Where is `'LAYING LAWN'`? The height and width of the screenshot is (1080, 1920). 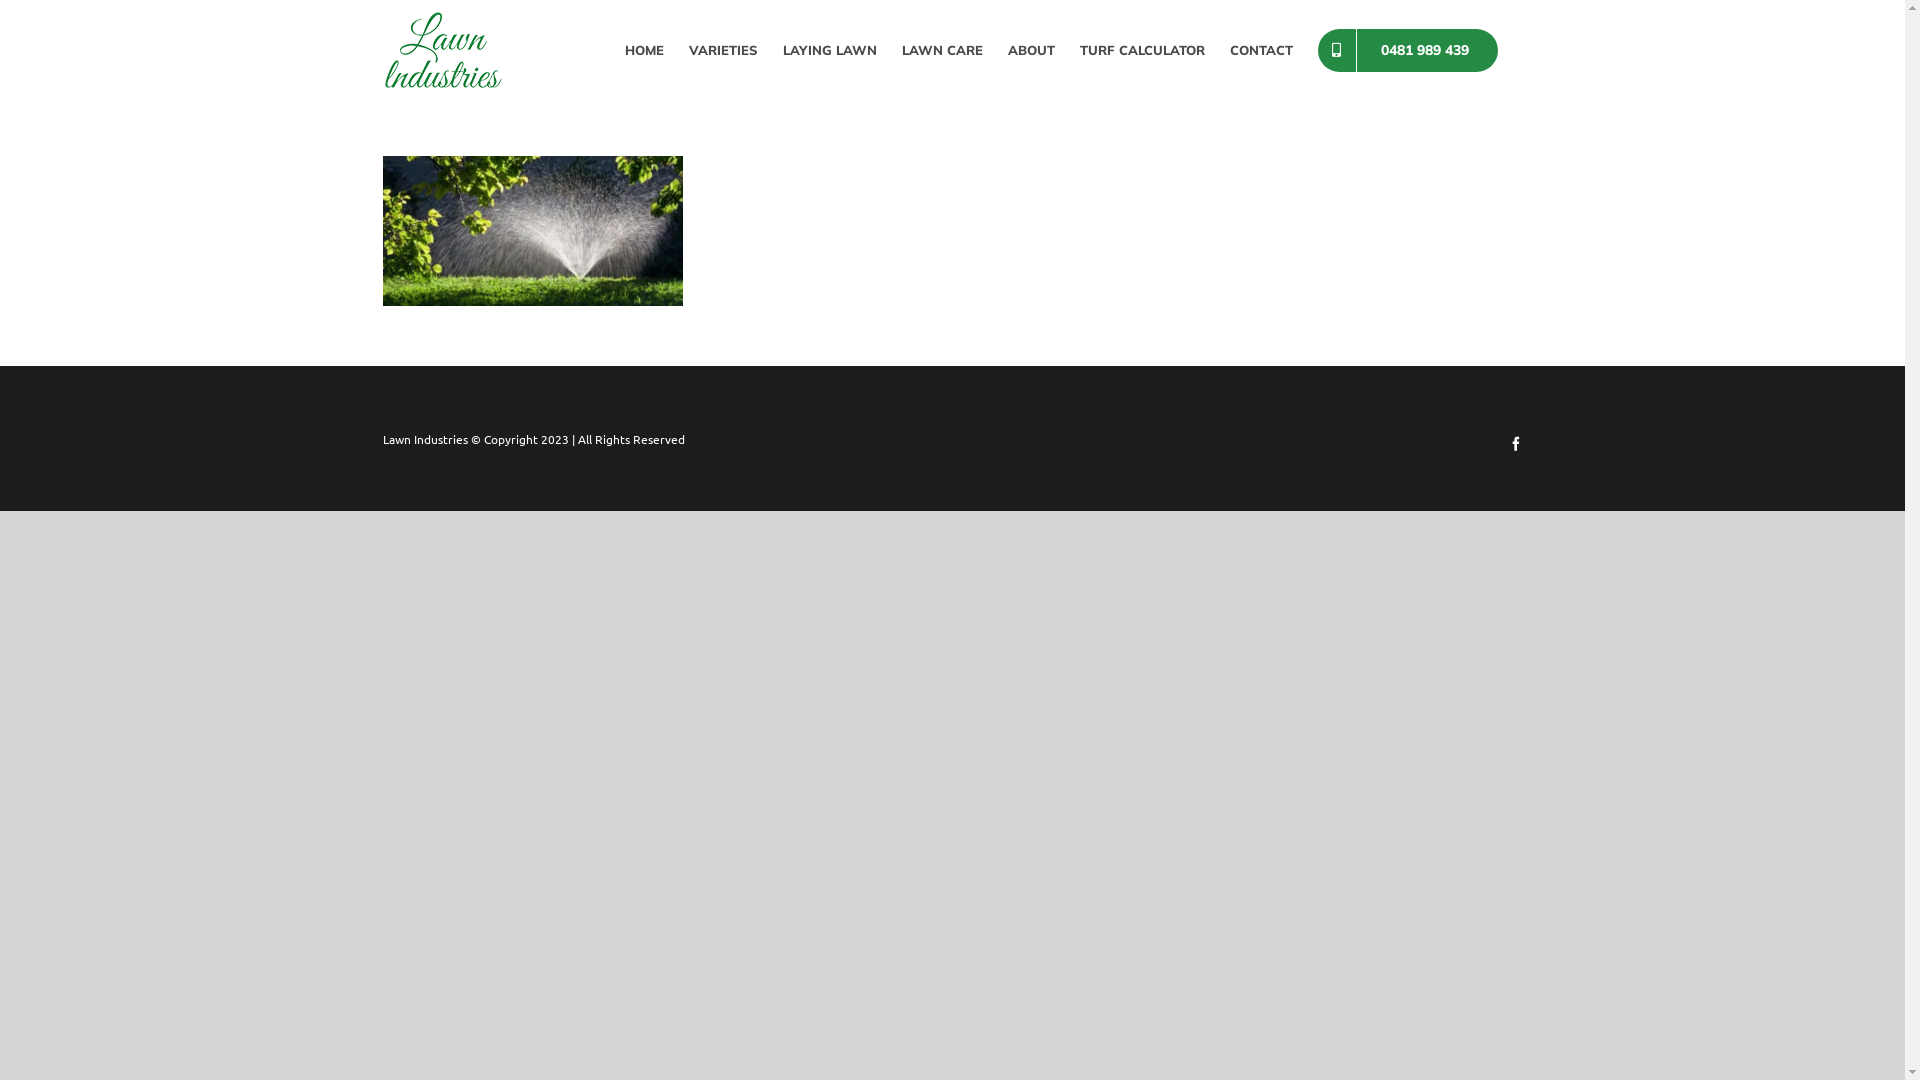 'LAYING LAWN' is located at coordinates (829, 49).